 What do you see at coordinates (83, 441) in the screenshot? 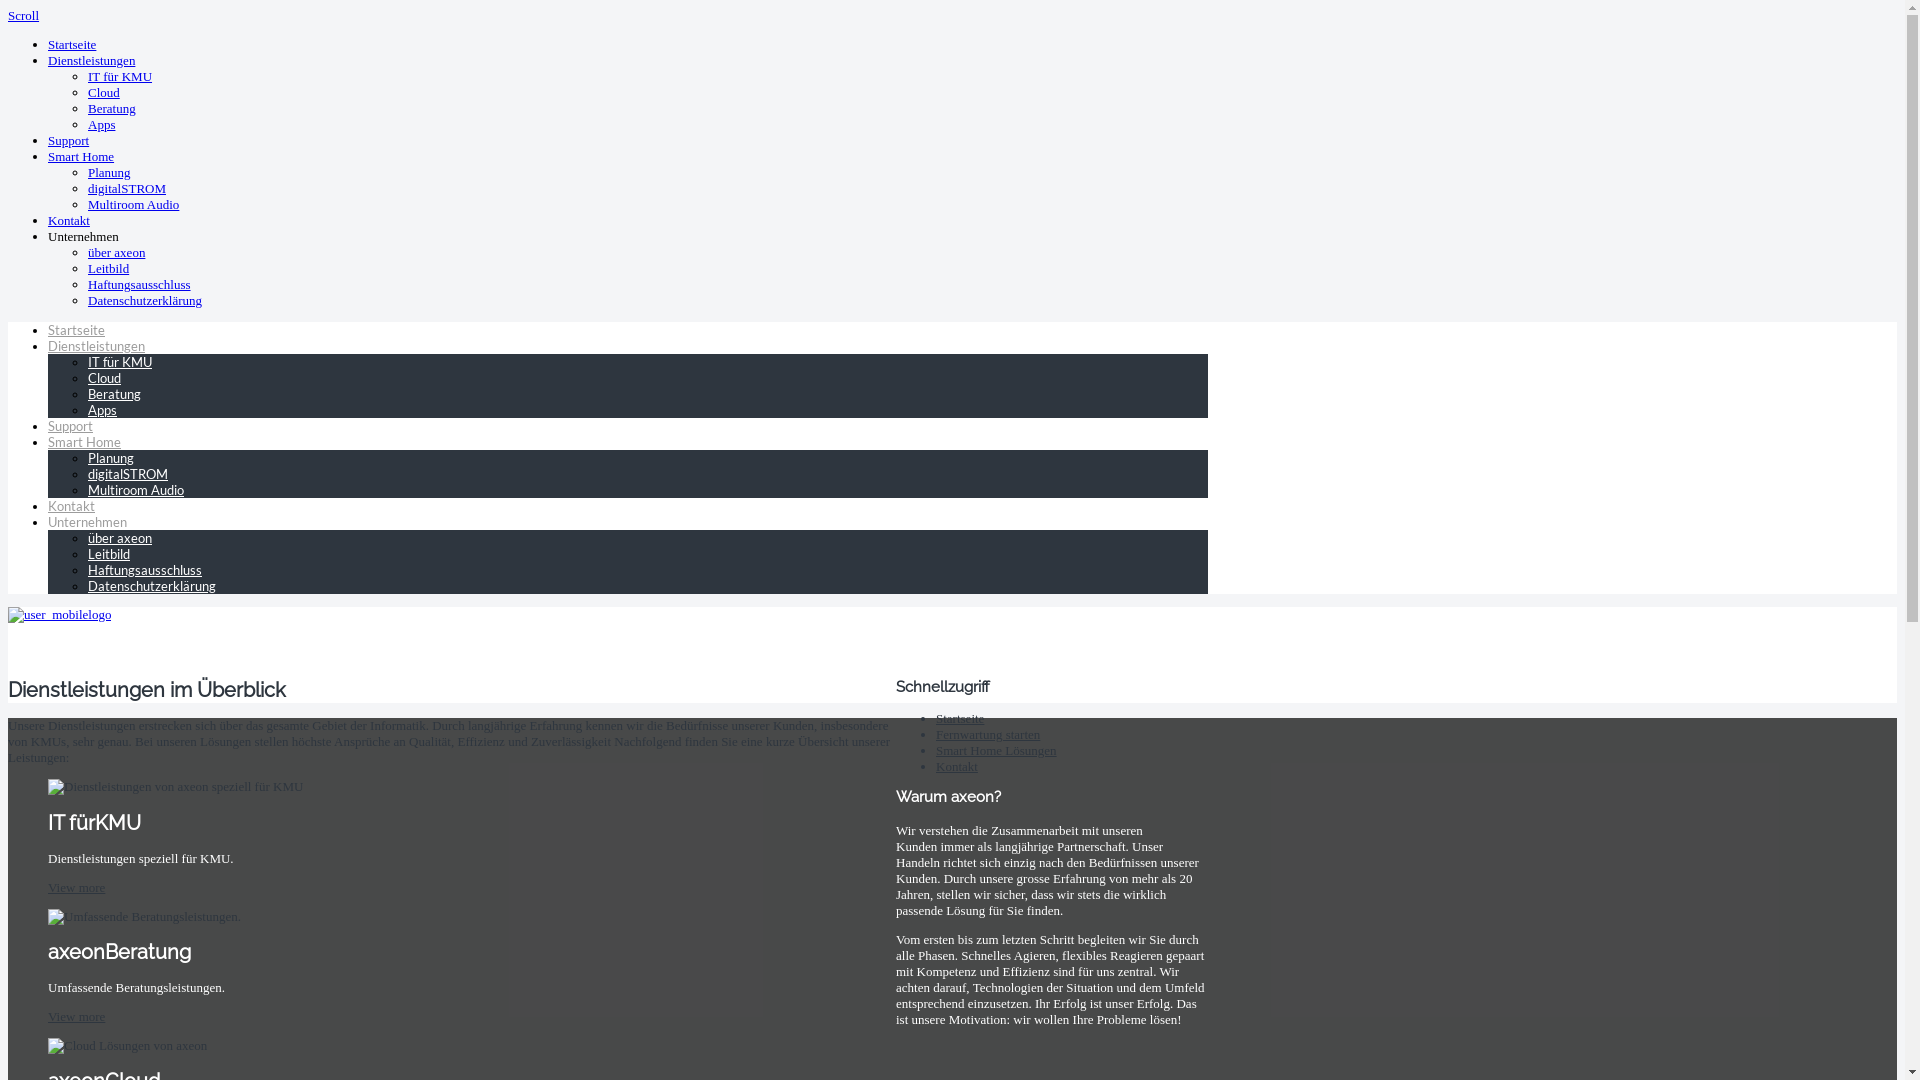
I see `'Smart Home'` at bounding box center [83, 441].